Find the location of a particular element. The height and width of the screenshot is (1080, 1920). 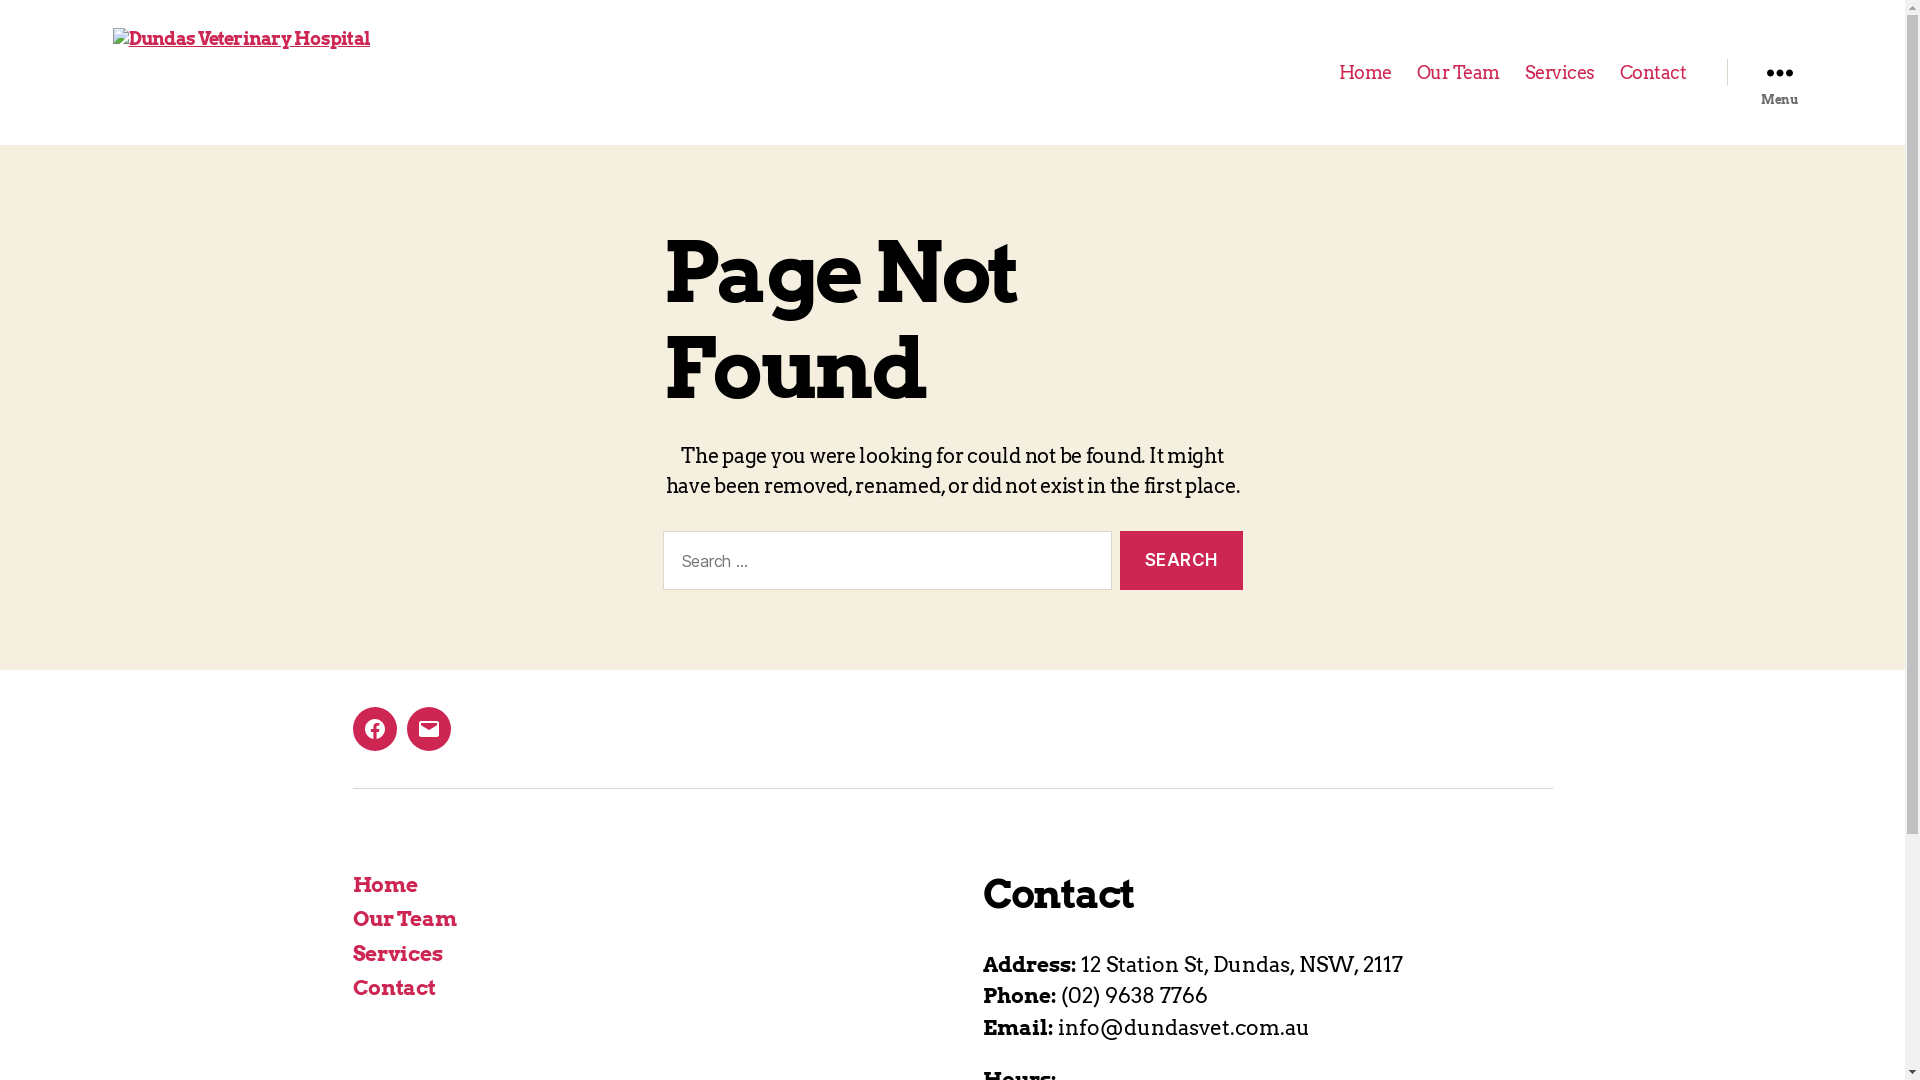

'Contact' is located at coordinates (1620, 72).